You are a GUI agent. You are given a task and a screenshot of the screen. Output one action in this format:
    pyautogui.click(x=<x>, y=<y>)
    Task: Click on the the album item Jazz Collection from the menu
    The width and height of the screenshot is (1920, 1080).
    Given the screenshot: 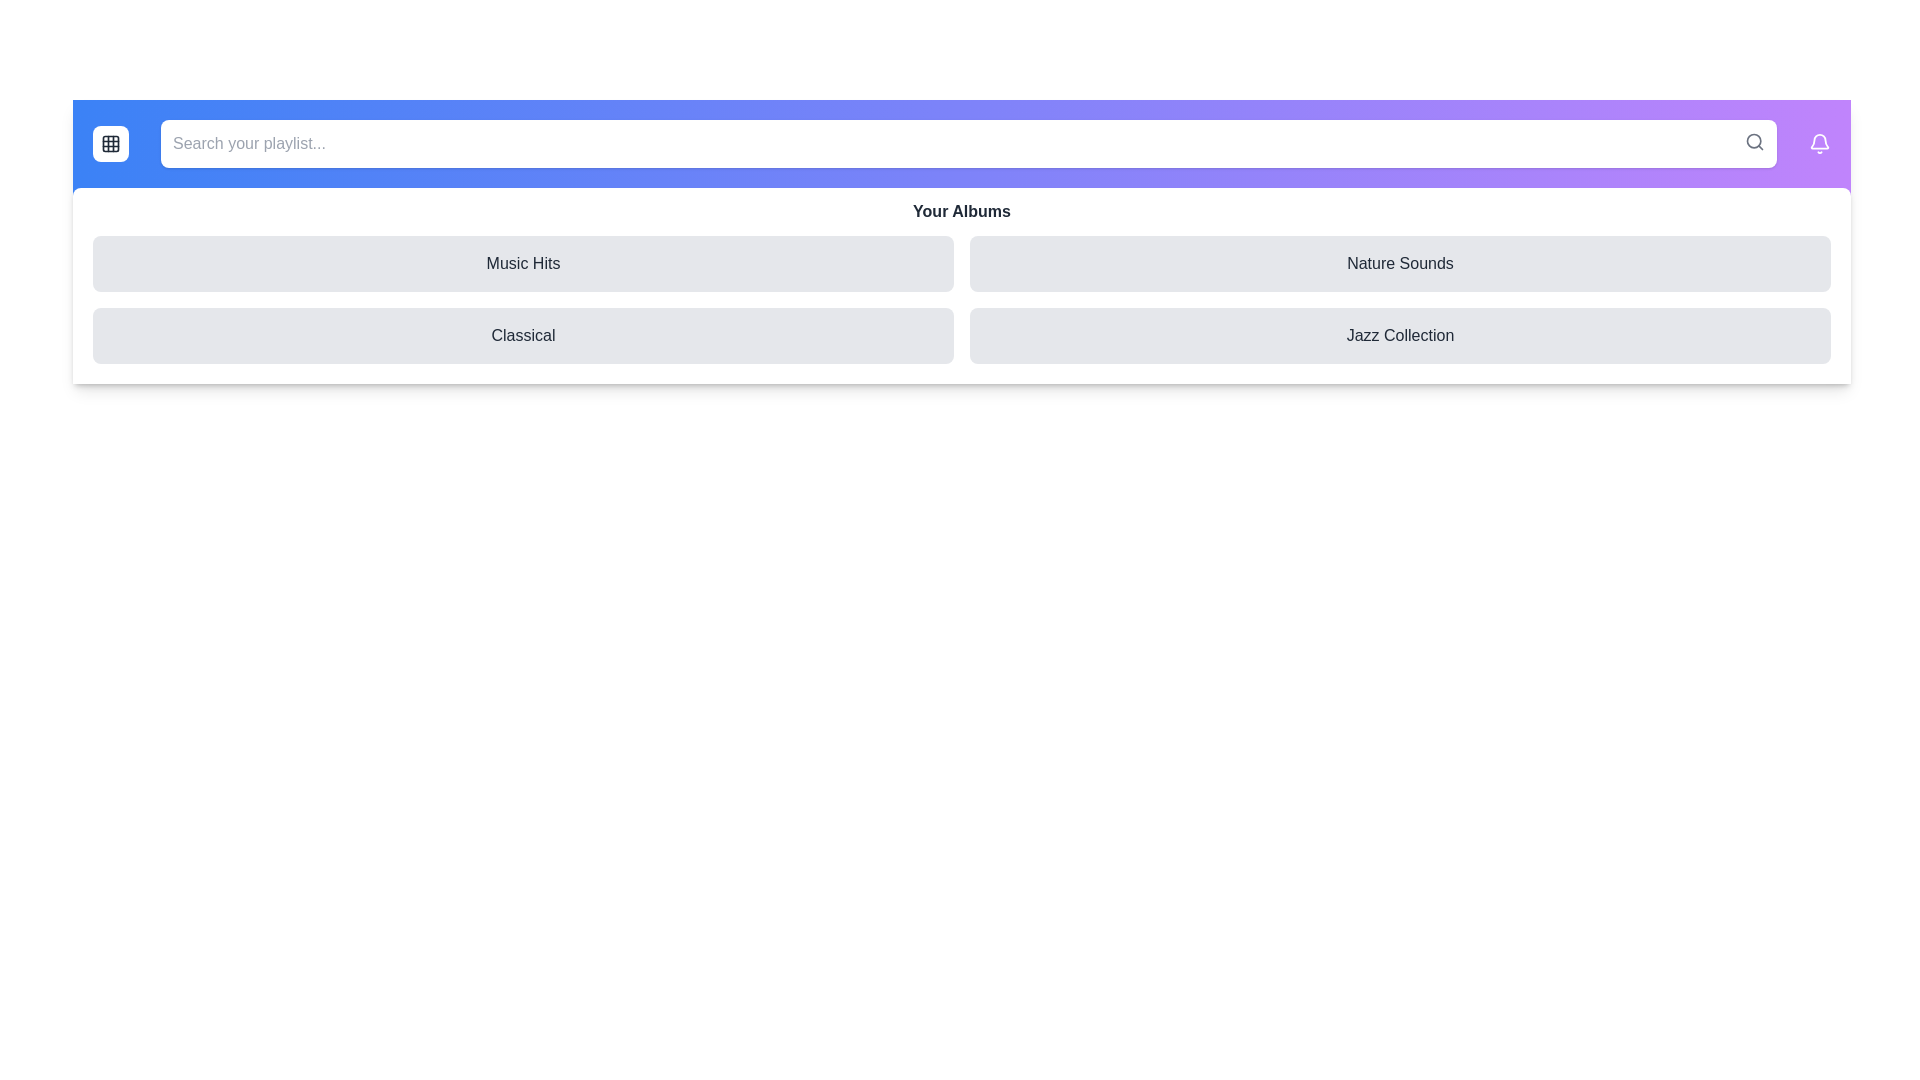 What is the action you would take?
    pyautogui.click(x=1399, y=334)
    